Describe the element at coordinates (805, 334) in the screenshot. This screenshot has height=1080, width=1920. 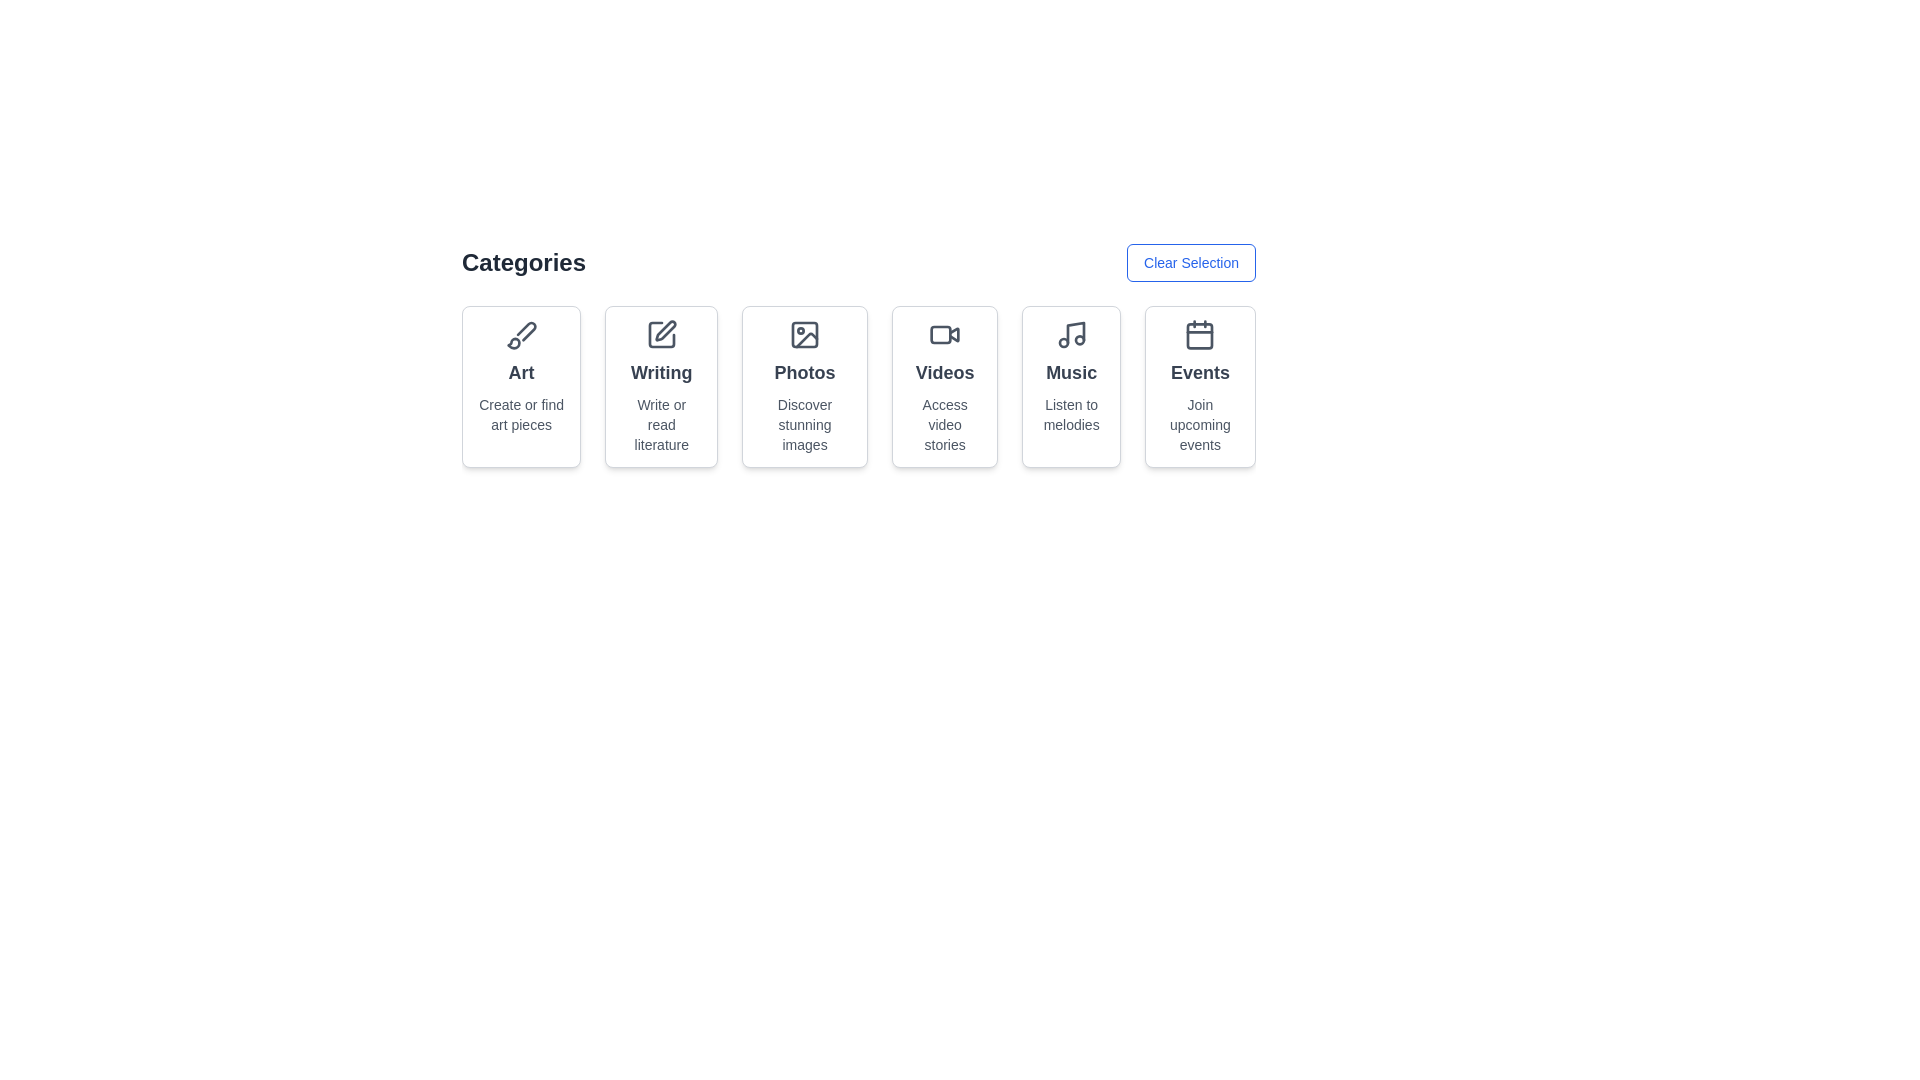
I see `the 'Photos' category icon, which is a decorative SVG graphic element located centrally at the top of the 'Photos' card` at that location.